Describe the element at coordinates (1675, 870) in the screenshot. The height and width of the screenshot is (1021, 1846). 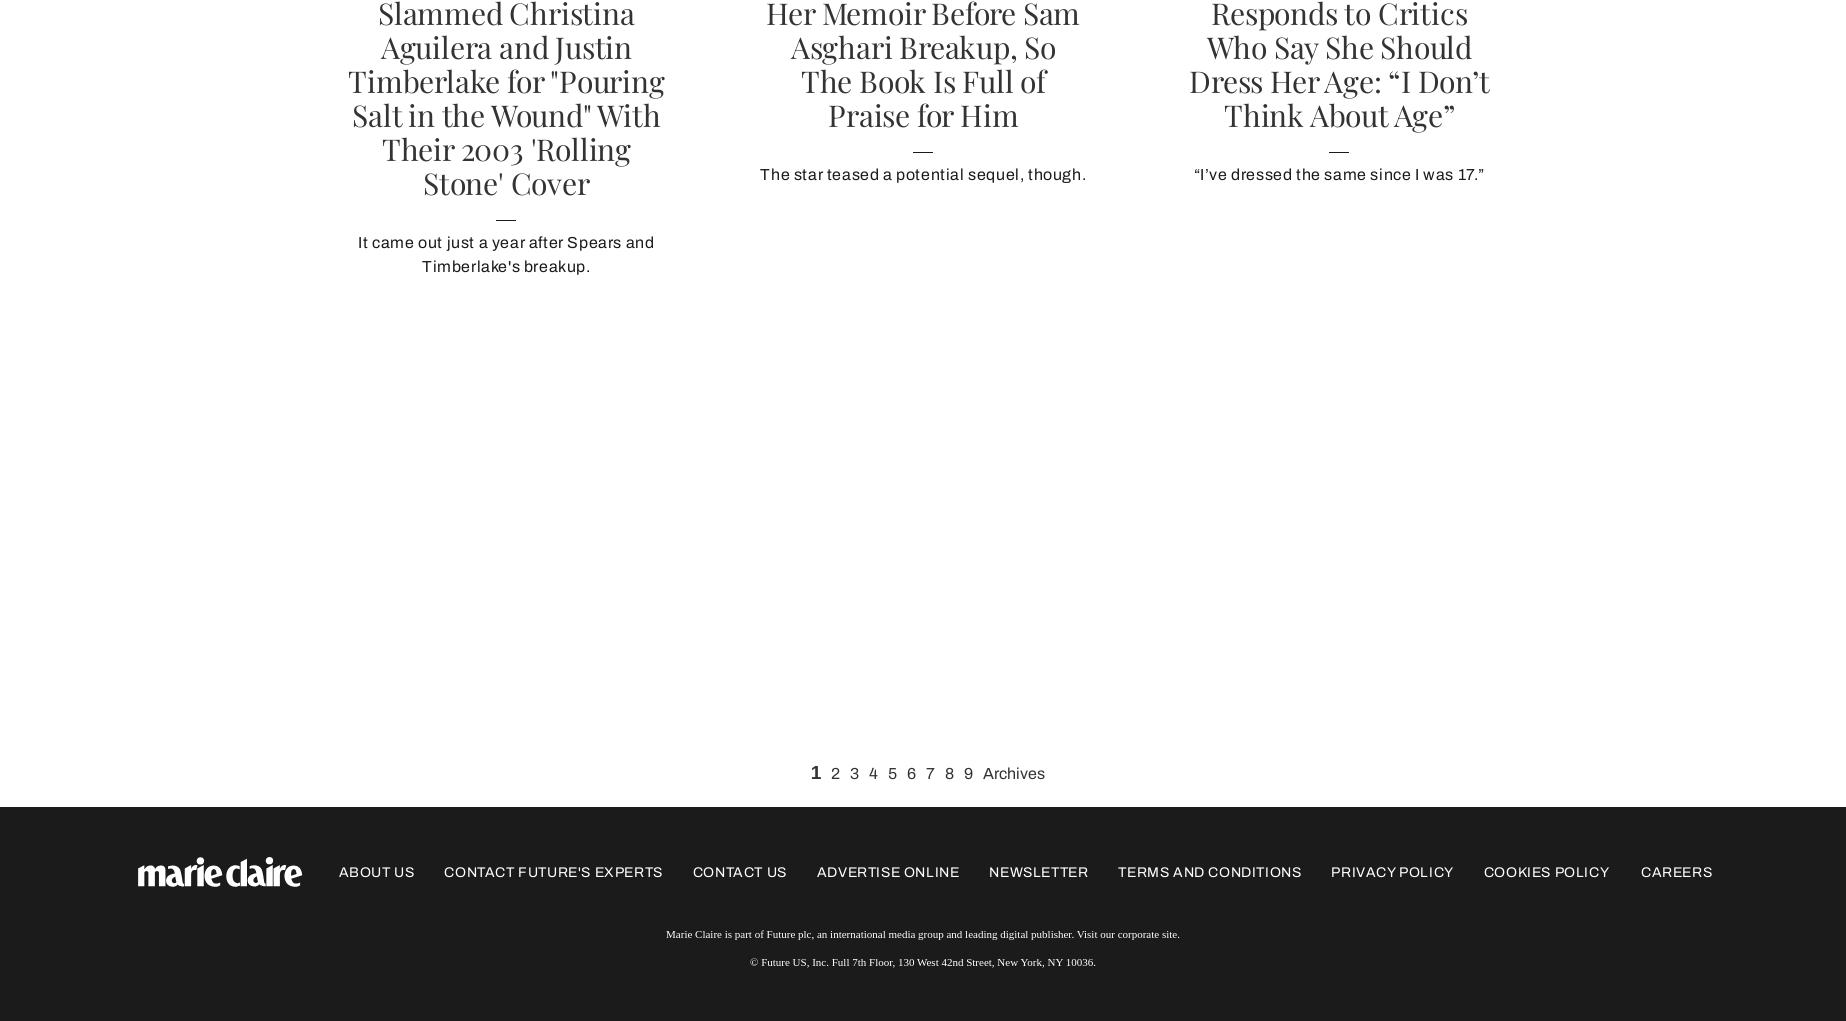
I see `'Careers'` at that location.